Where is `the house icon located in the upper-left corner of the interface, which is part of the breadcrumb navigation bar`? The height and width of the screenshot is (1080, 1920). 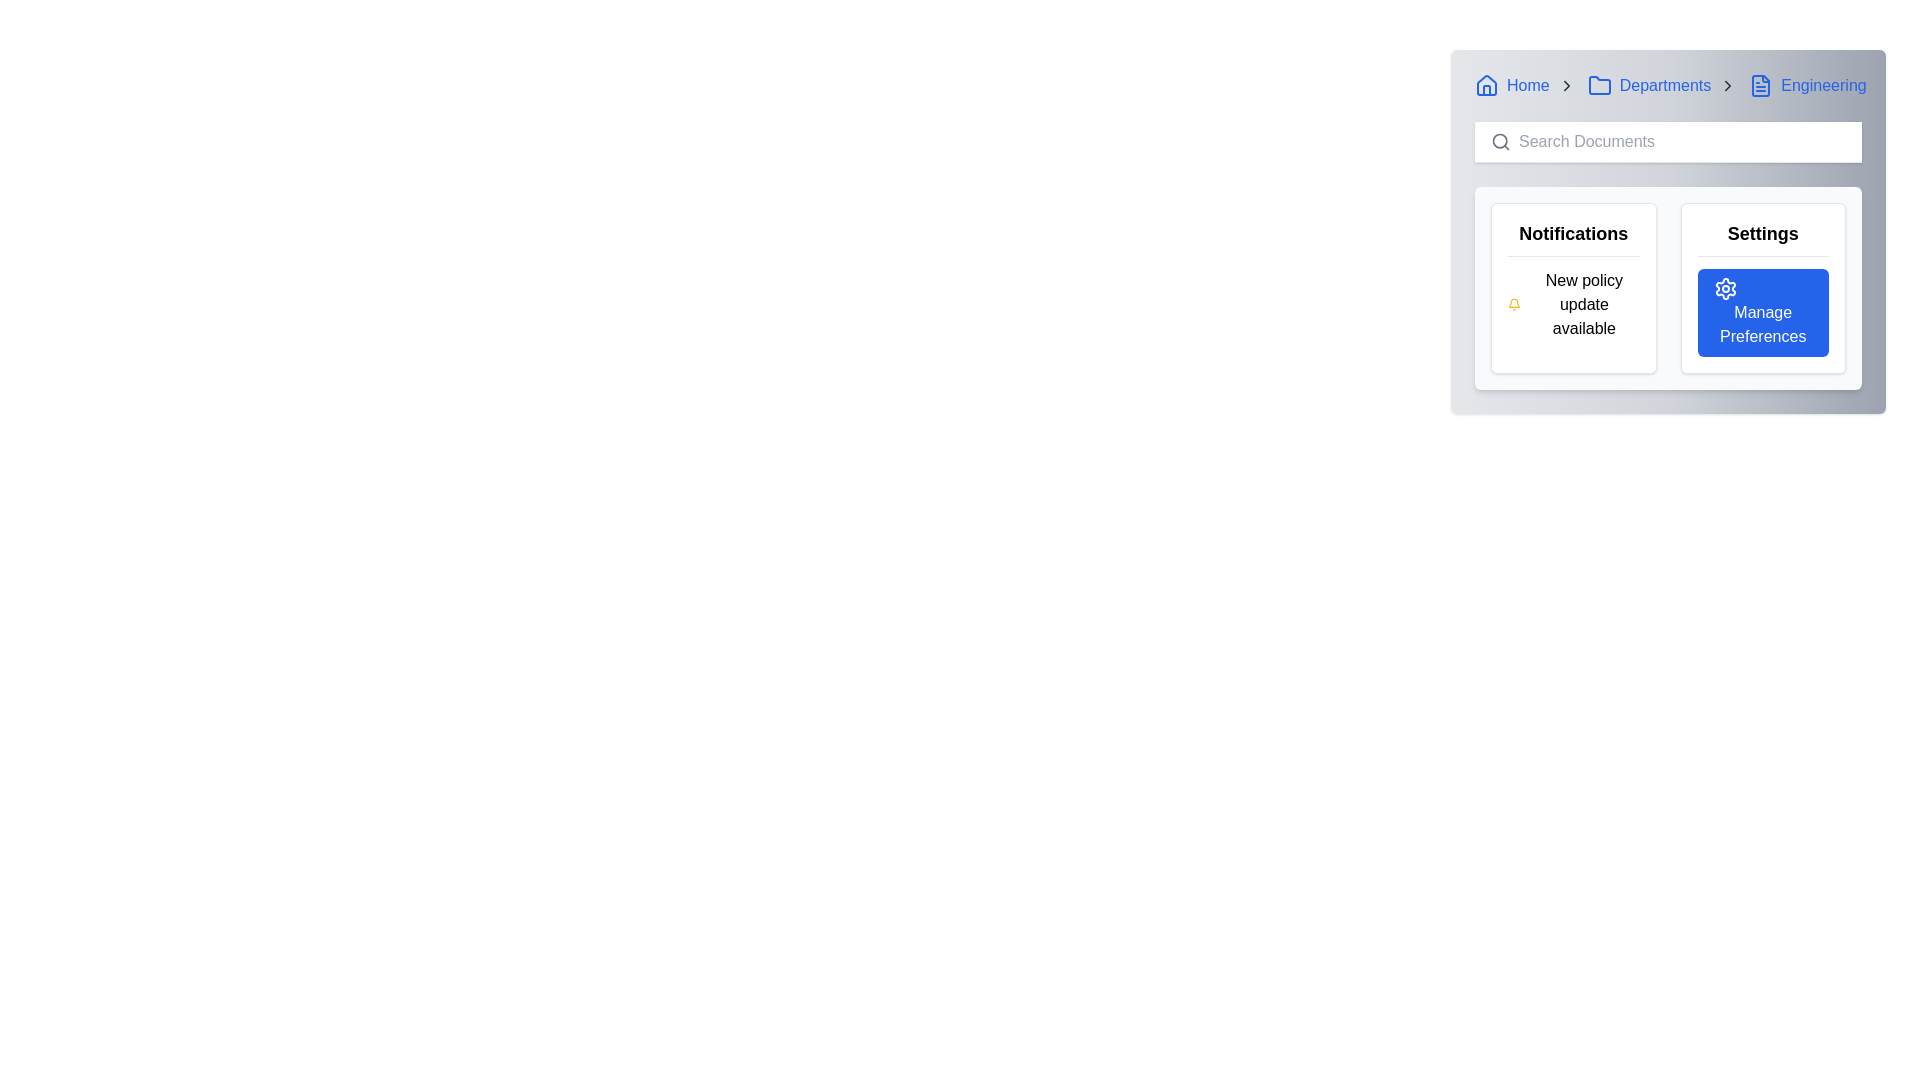 the house icon located in the upper-left corner of the interface, which is part of the breadcrumb navigation bar is located at coordinates (1487, 83).